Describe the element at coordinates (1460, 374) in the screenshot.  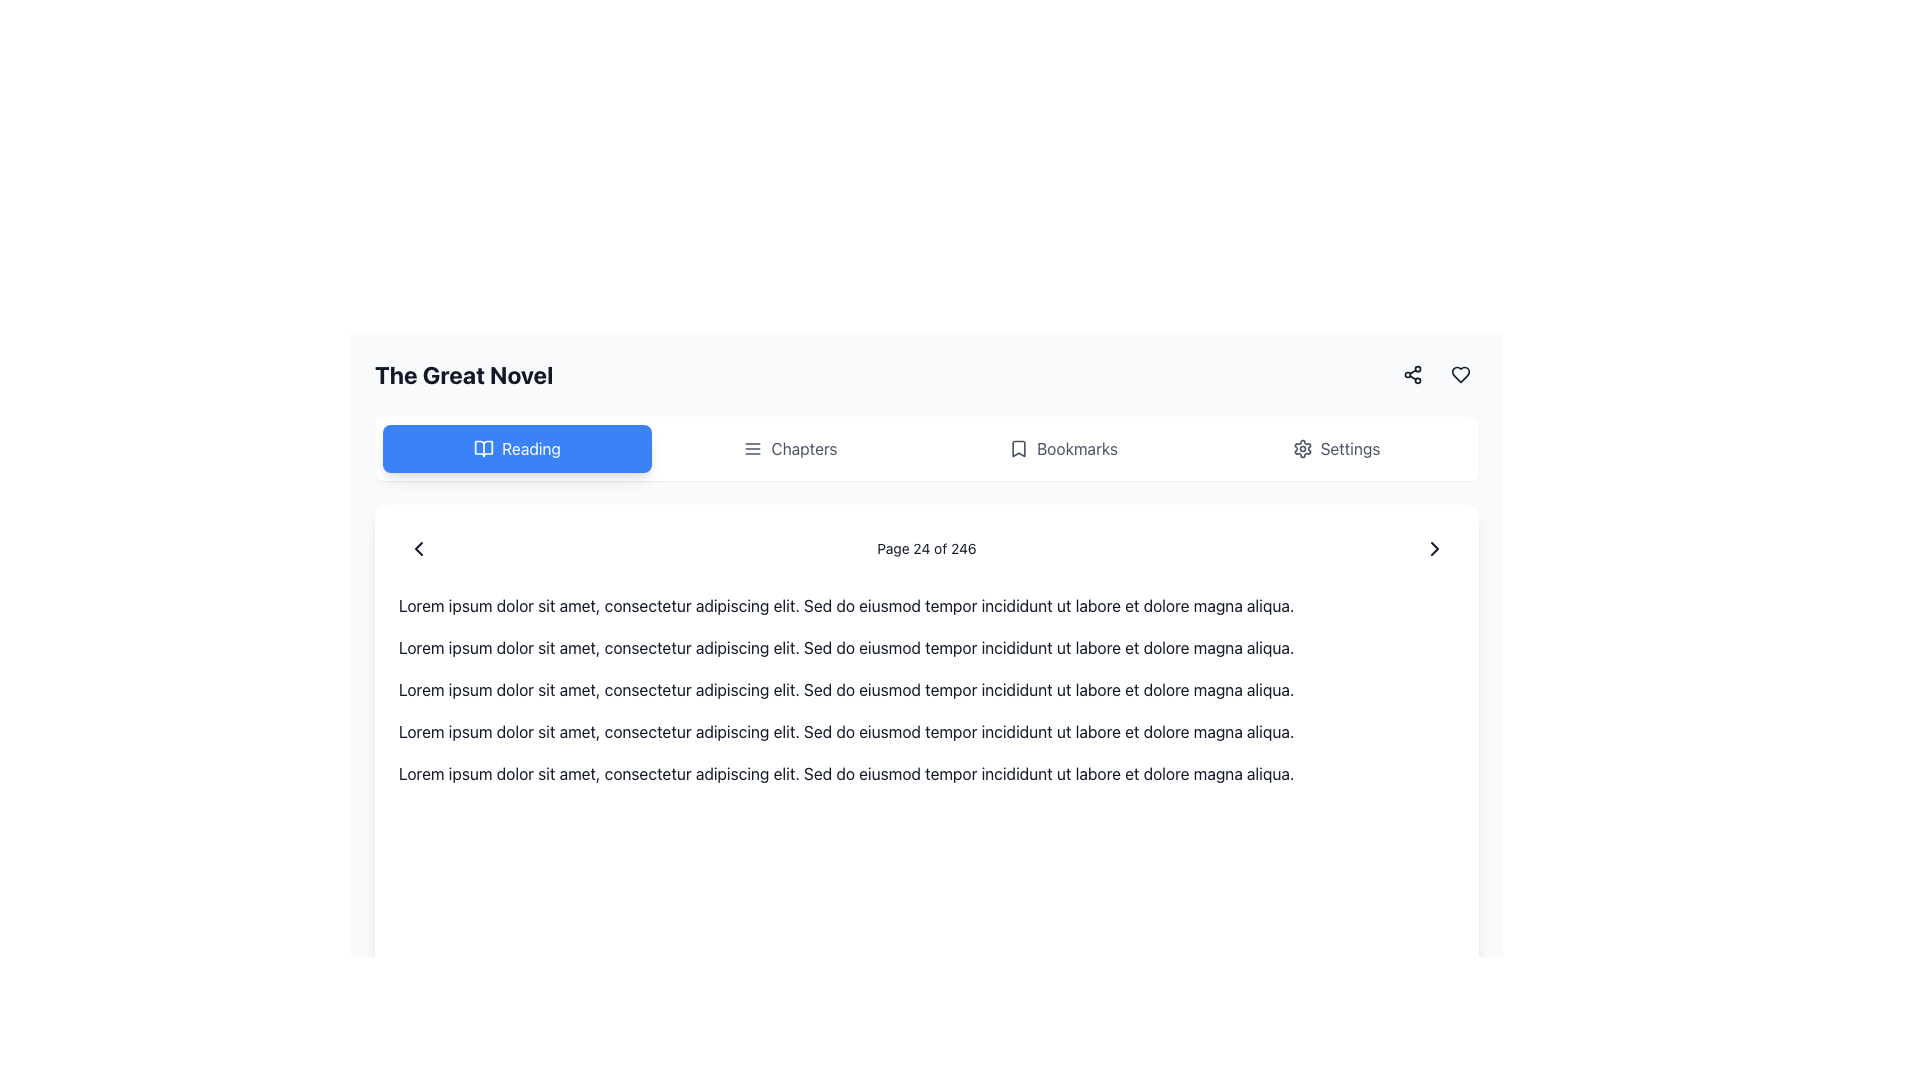
I see `the heart icon, an outlined vector graphic located in the upper right area of the interface near the top navigation bar, to interact with it (e.g., to favorite or like an item)` at that location.